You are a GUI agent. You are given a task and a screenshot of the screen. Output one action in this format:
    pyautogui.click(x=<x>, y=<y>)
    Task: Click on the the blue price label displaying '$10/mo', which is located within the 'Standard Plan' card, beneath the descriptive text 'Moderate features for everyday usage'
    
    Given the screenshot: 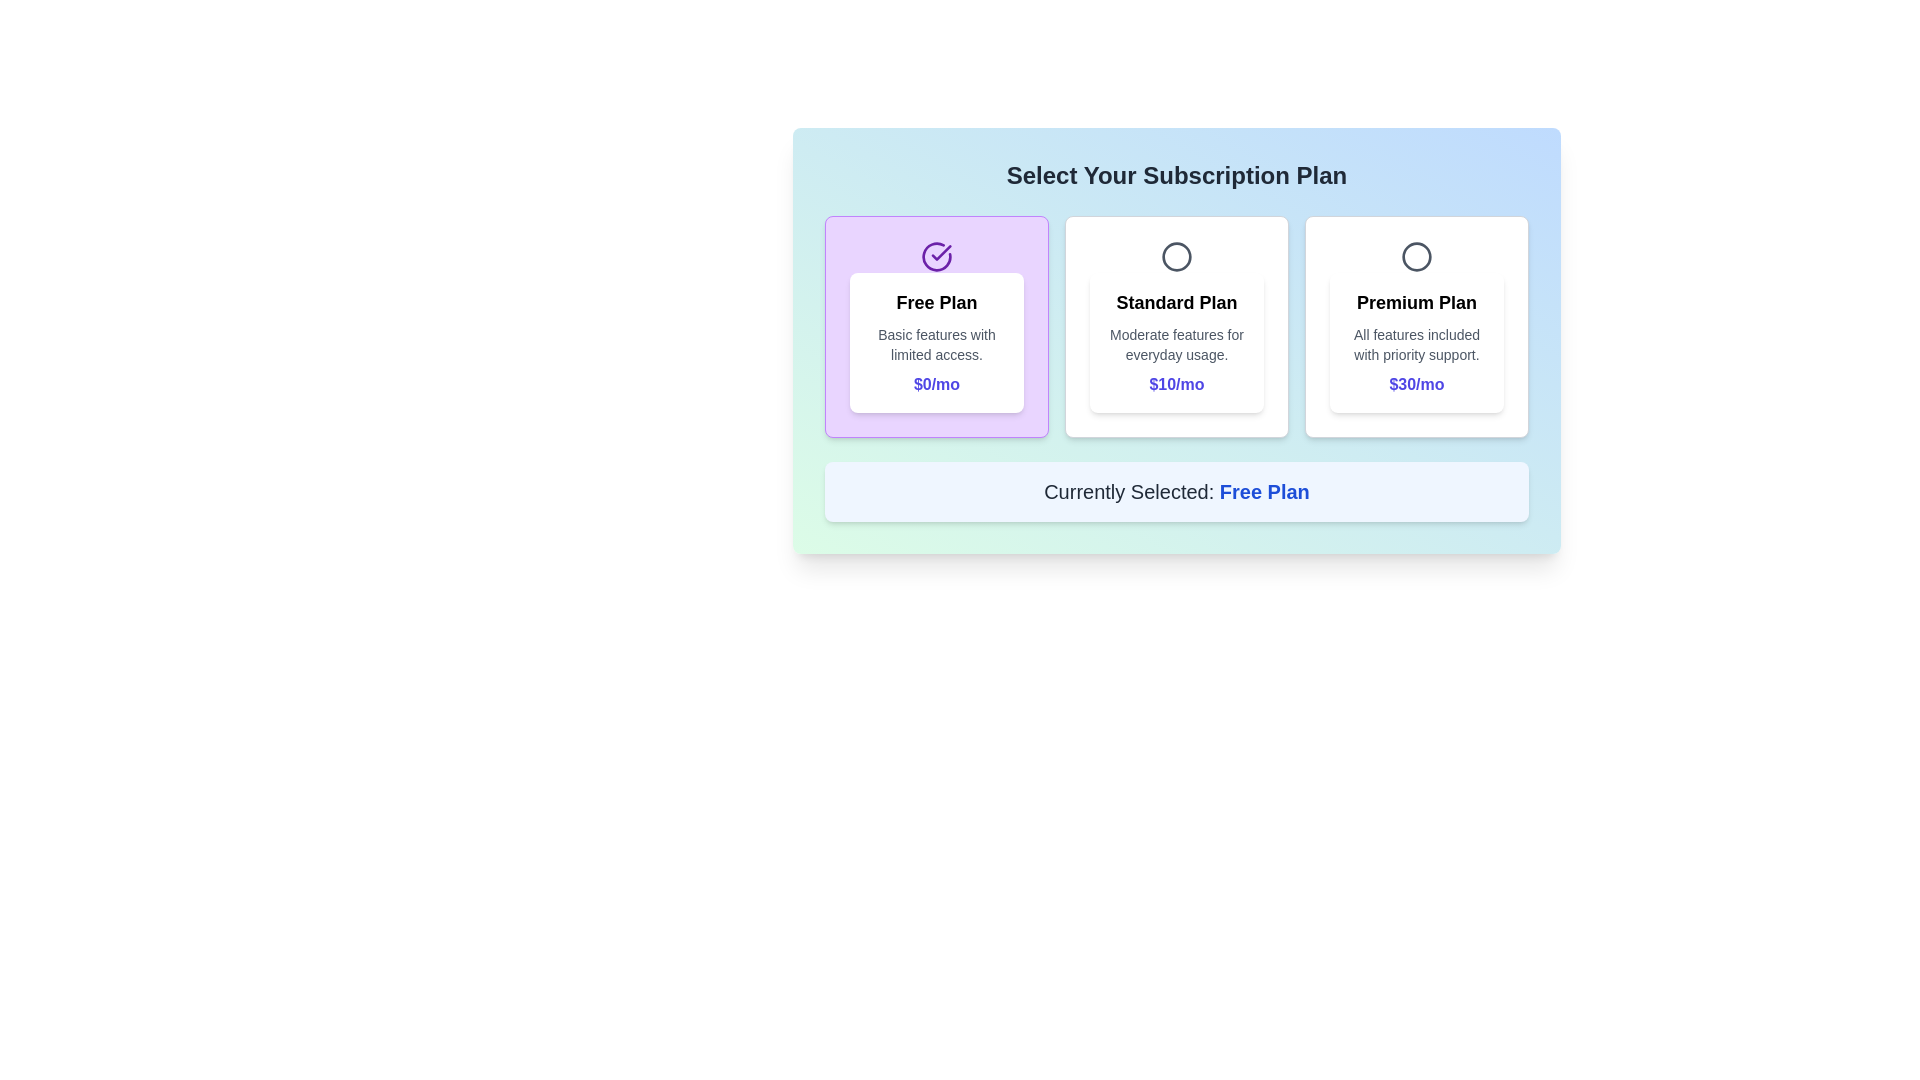 What is the action you would take?
    pyautogui.click(x=1176, y=385)
    